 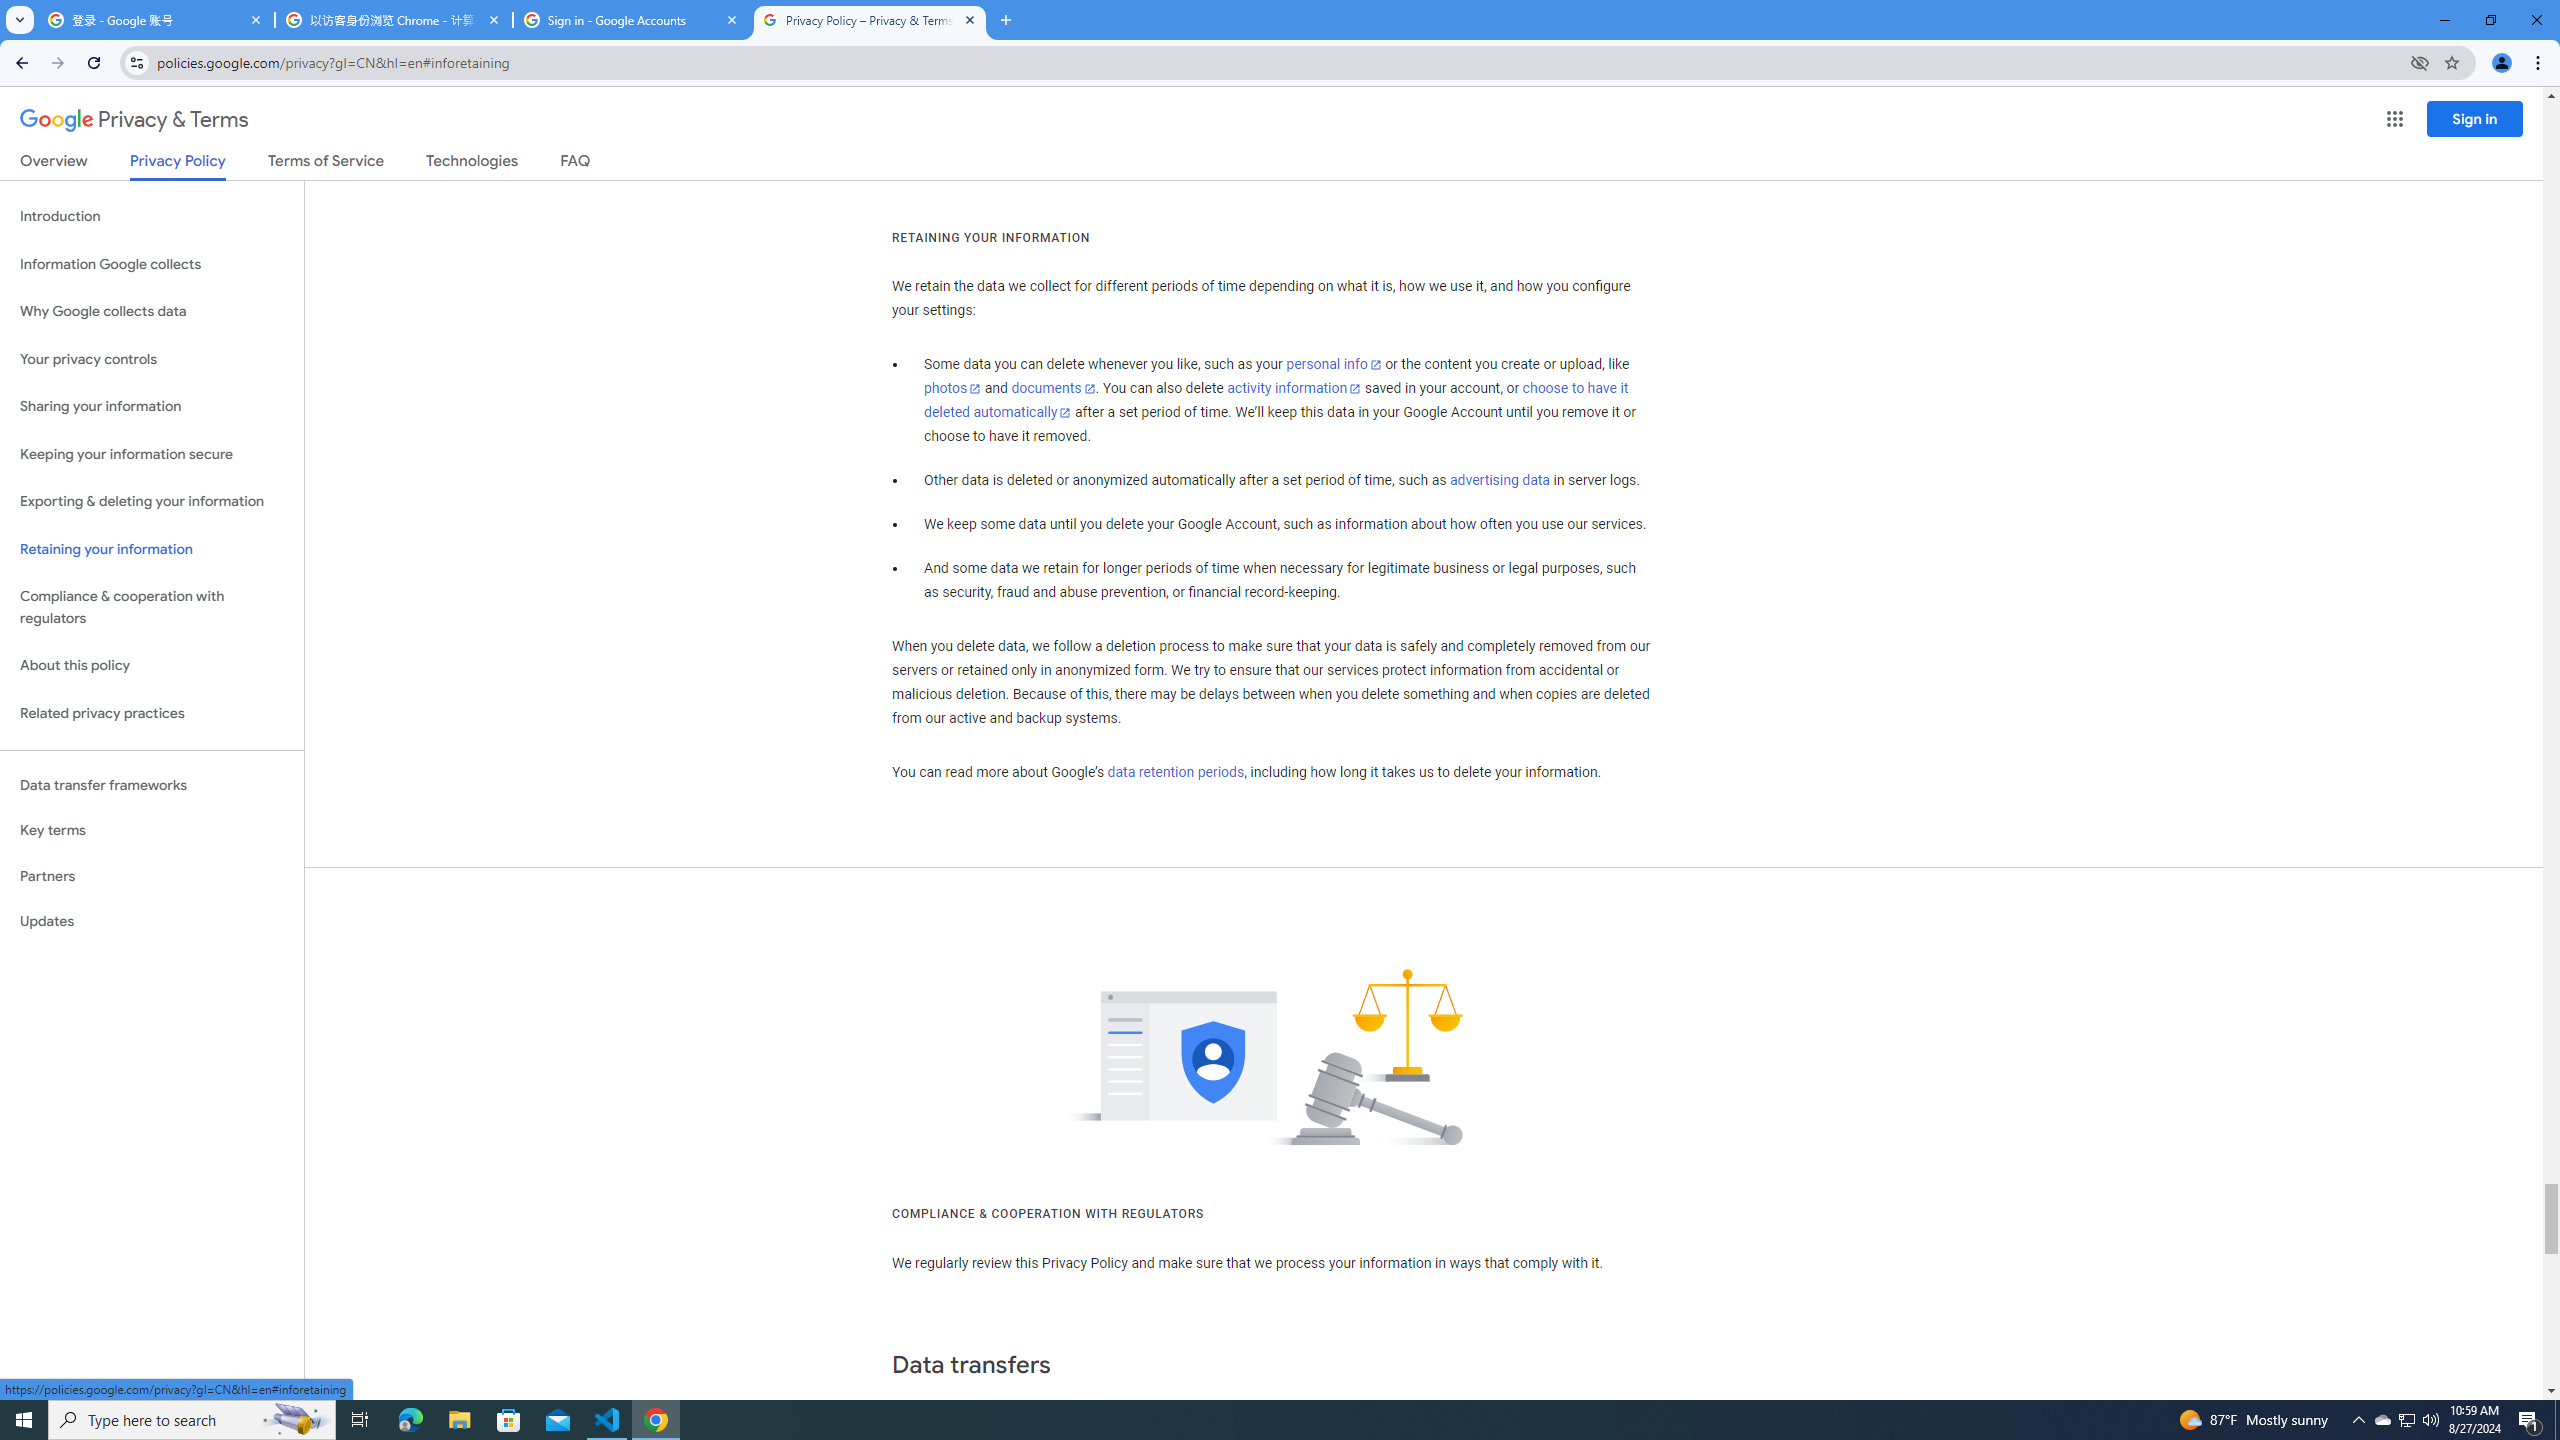 What do you see at coordinates (151, 405) in the screenshot?
I see `'Sharing your information'` at bounding box center [151, 405].